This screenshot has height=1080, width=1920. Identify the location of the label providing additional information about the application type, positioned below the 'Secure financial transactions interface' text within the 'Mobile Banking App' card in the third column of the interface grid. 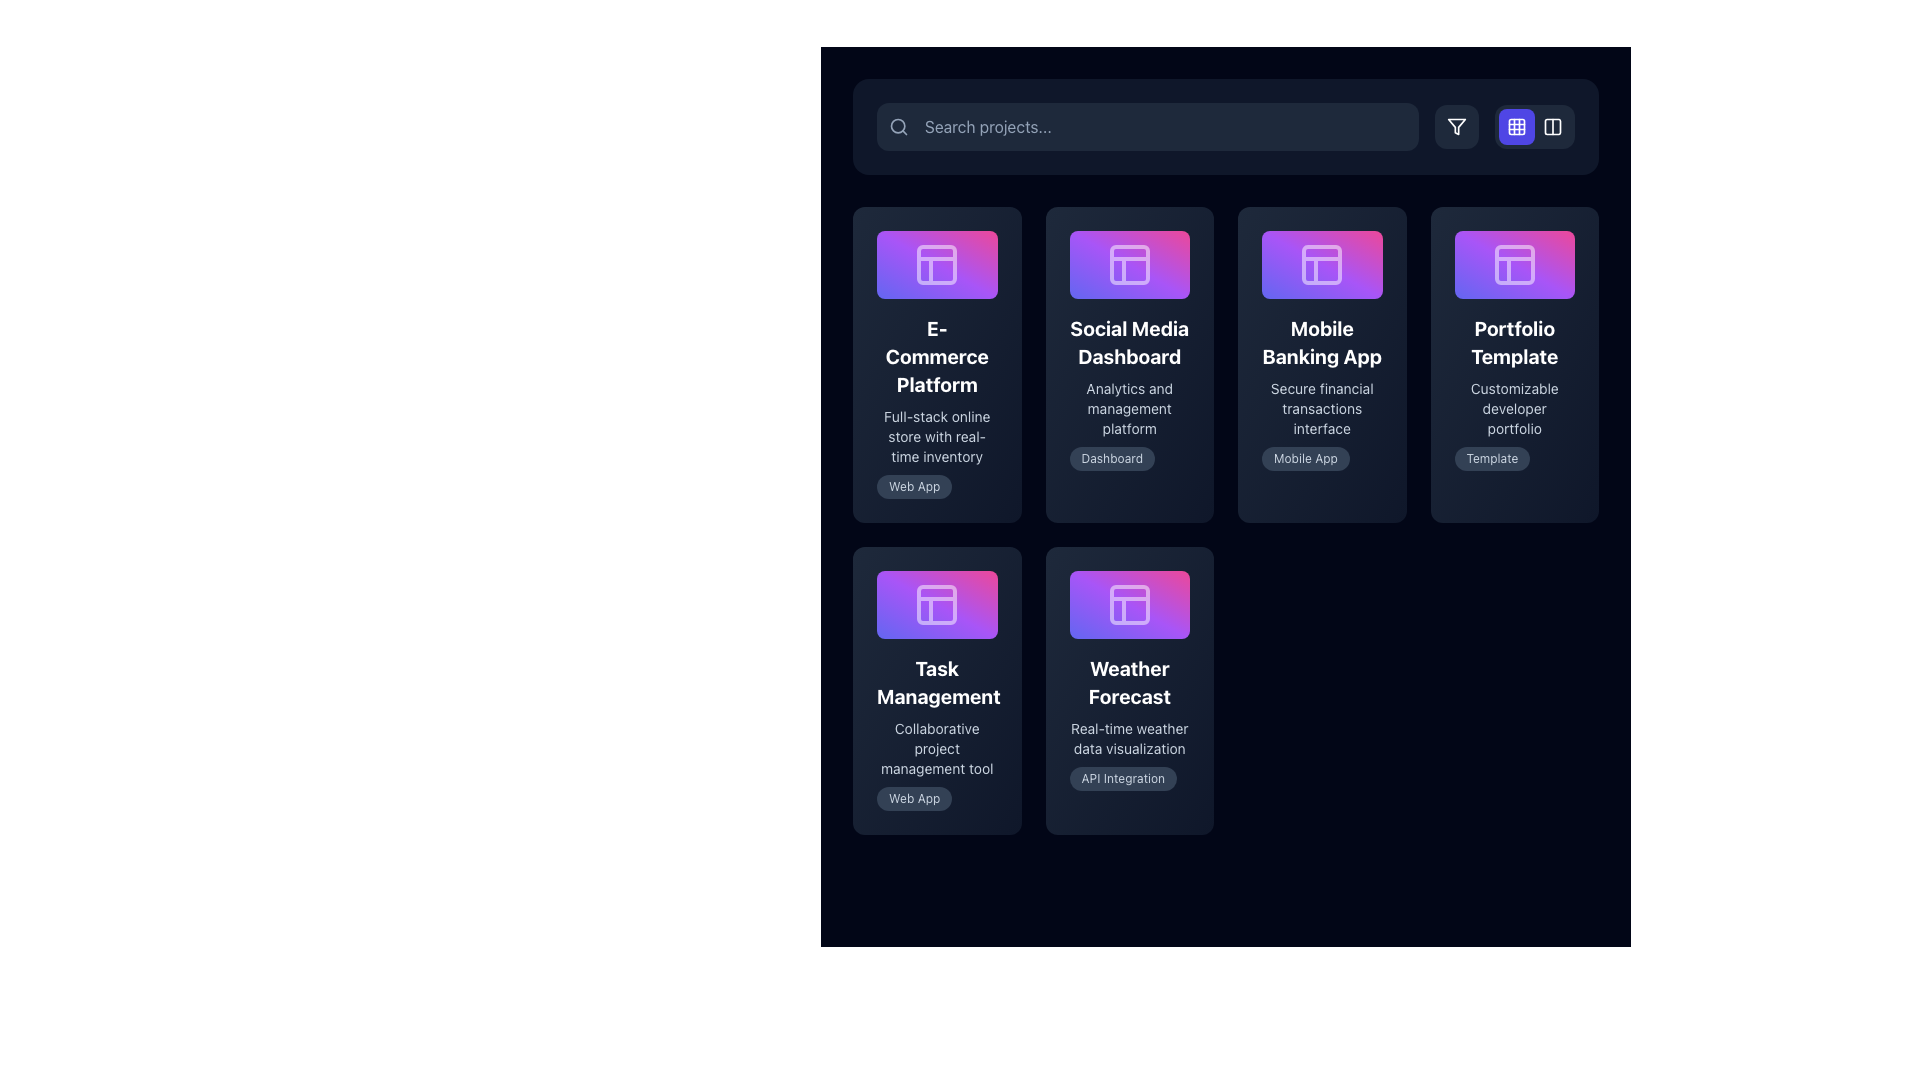
(1322, 458).